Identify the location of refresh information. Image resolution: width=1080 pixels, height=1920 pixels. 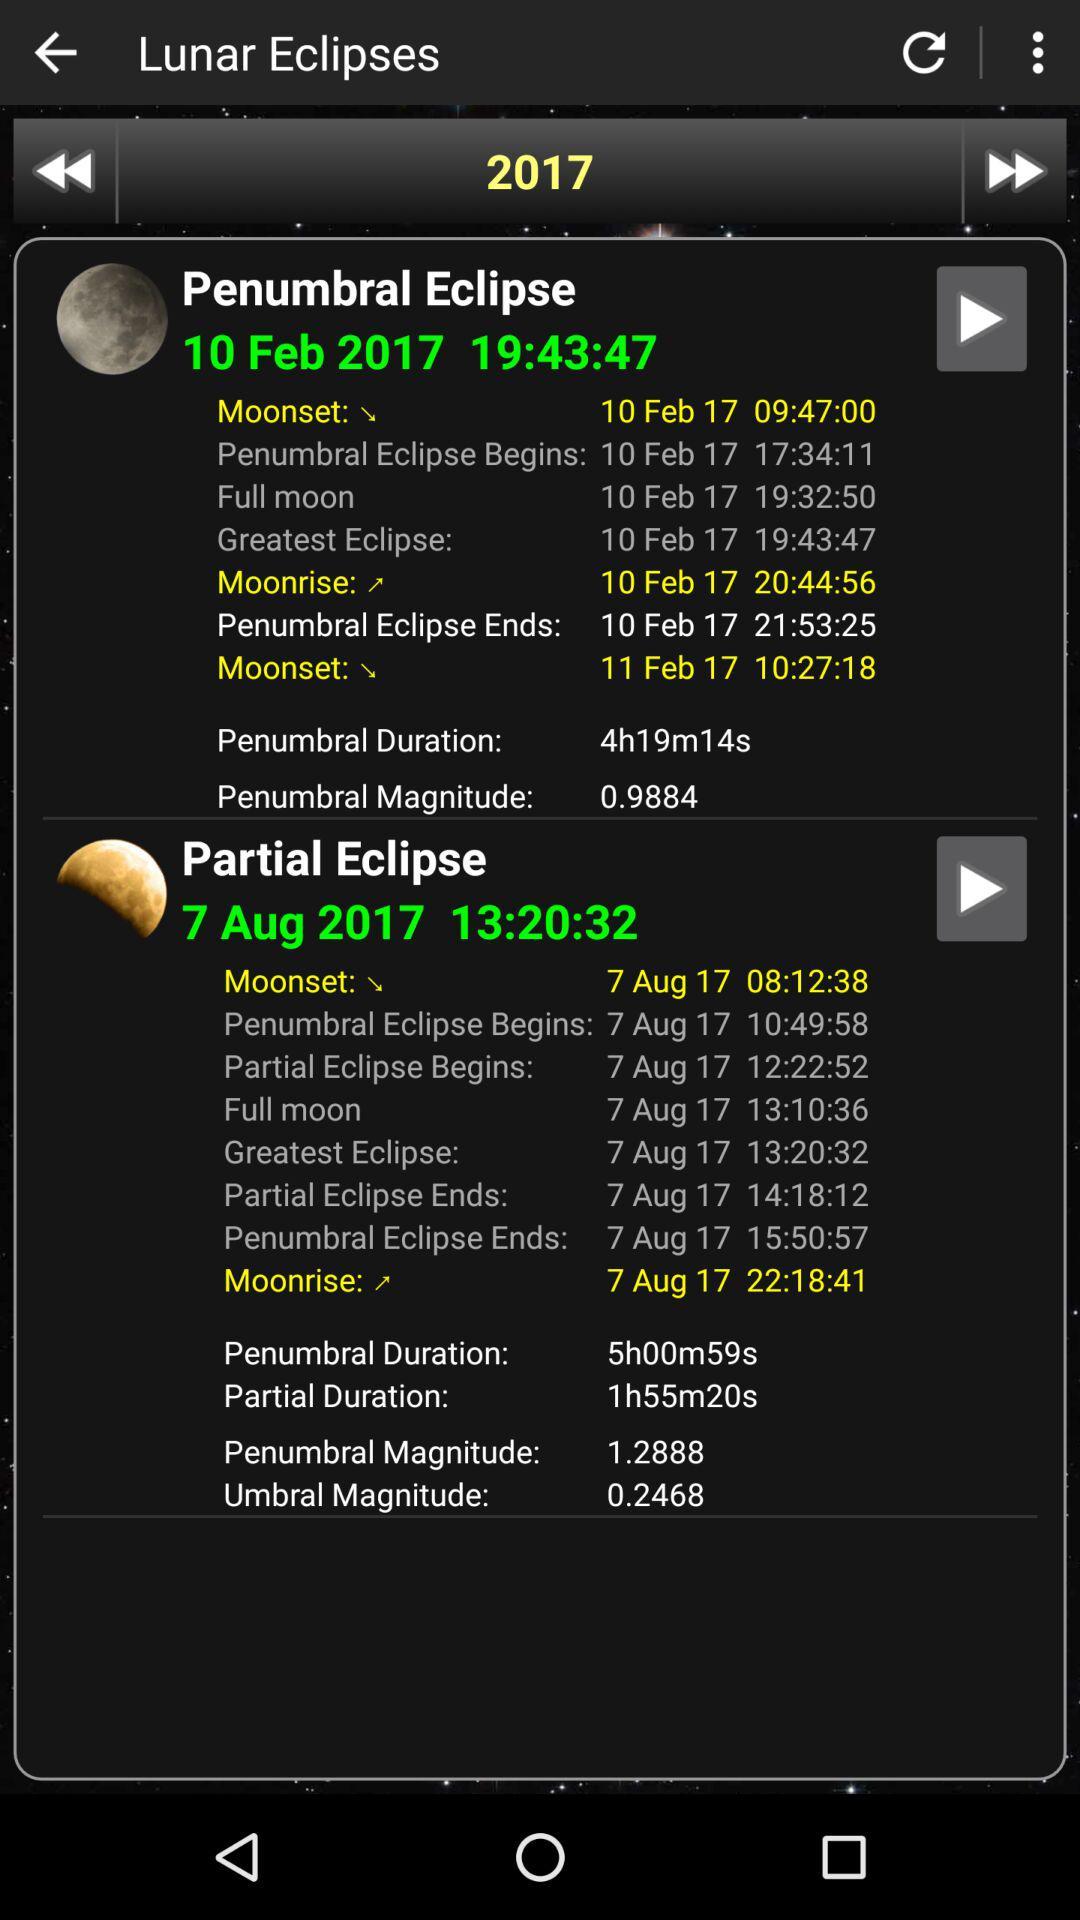
(924, 52).